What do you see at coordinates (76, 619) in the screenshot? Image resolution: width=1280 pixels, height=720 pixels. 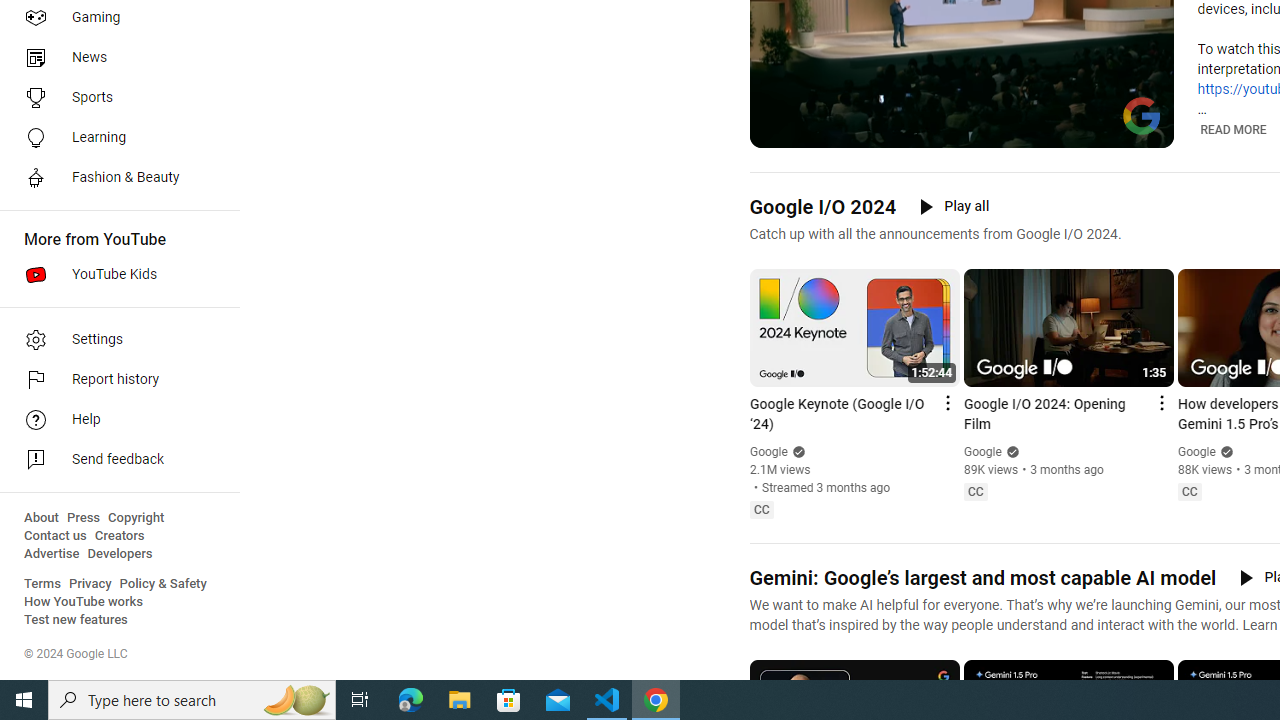 I see `'Test new features'` at bounding box center [76, 619].